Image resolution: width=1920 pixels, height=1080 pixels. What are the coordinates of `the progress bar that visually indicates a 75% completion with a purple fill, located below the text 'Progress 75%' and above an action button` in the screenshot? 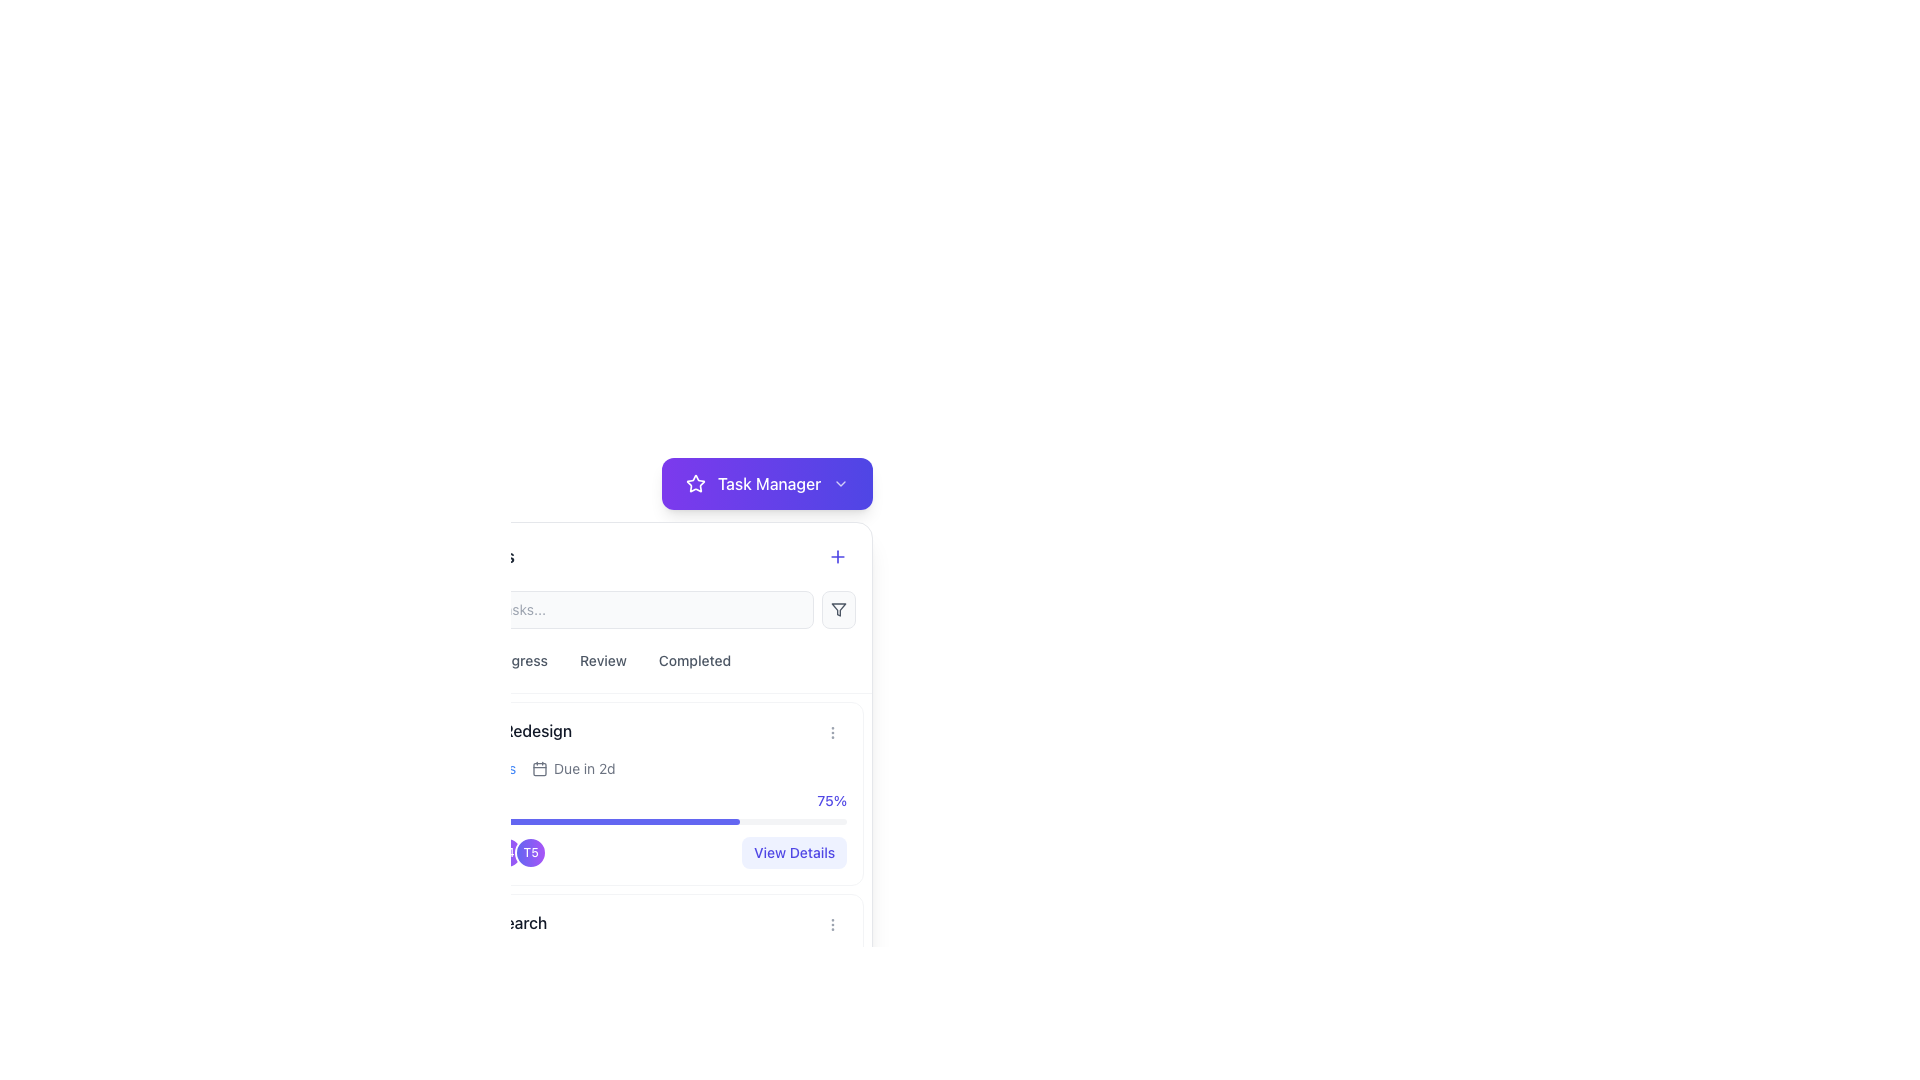 It's located at (632, 821).